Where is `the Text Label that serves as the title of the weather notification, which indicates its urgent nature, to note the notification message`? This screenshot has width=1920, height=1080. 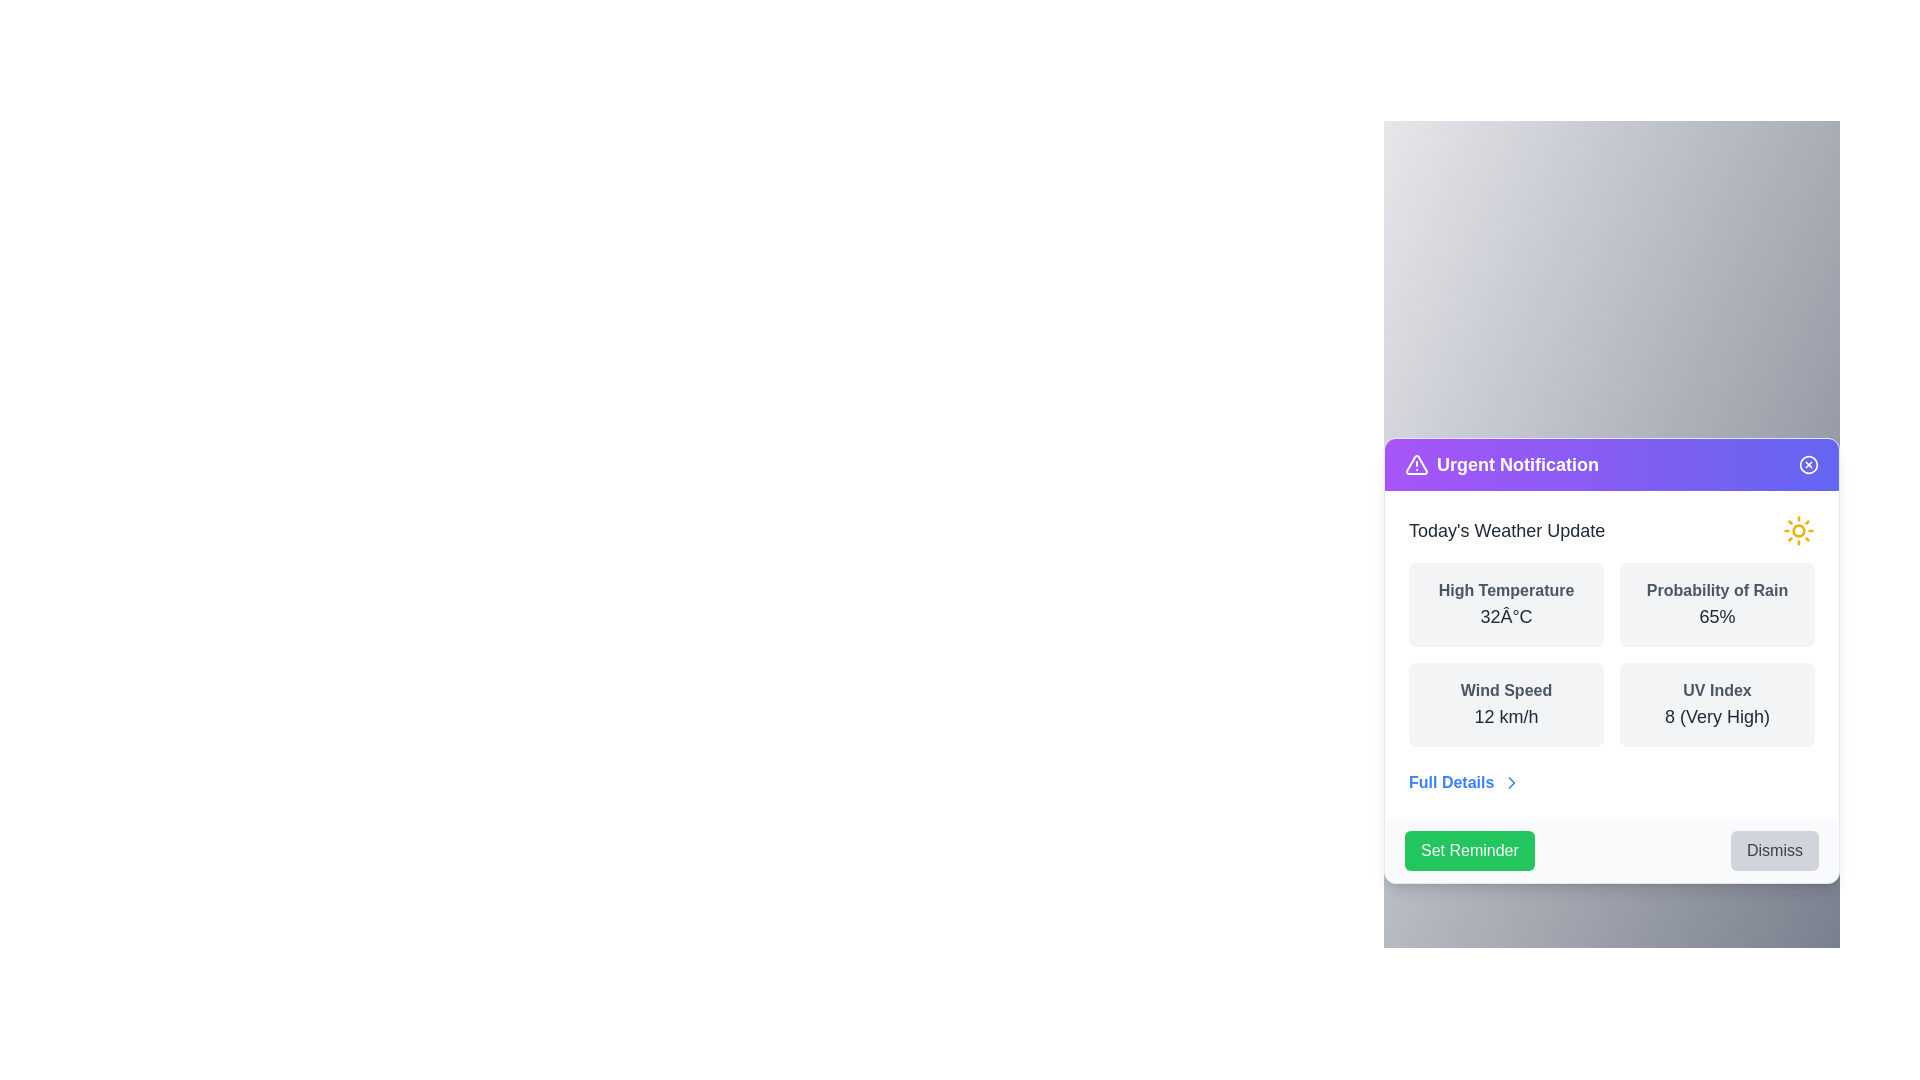 the Text Label that serves as the title of the weather notification, which indicates its urgent nature, to note the notification message is located at coordinates (1517, 465).